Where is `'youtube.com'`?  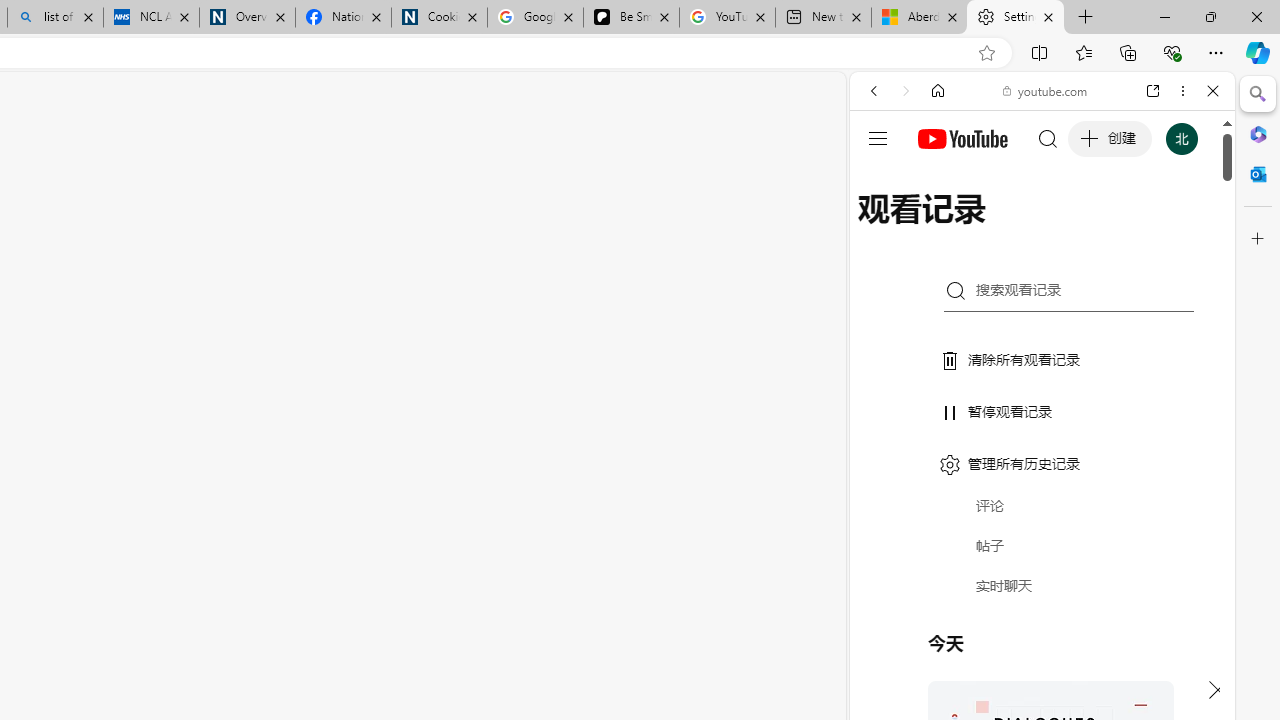 'youtube.com' is located at coordinates (1045, 91).